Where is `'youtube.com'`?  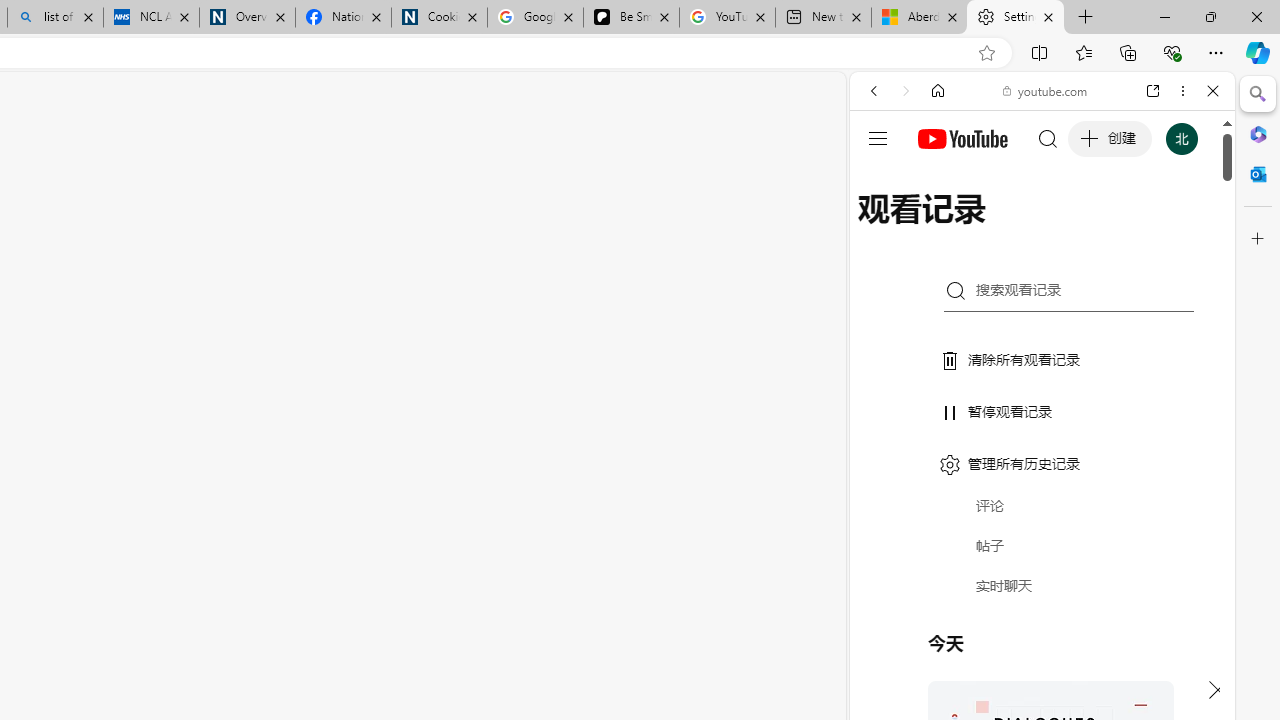 'youtube.com' is located at coordinates (1045, 91).